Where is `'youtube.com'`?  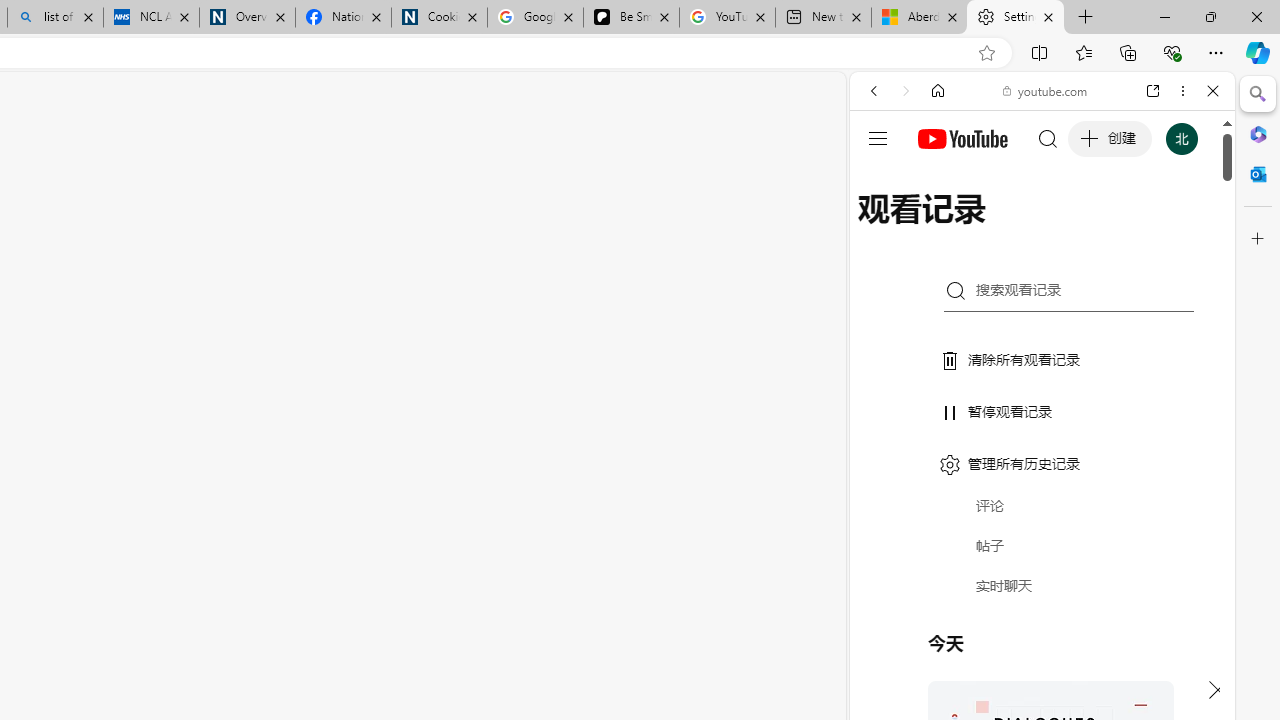 'youtube.com' is located at coordinates (1045, 91).